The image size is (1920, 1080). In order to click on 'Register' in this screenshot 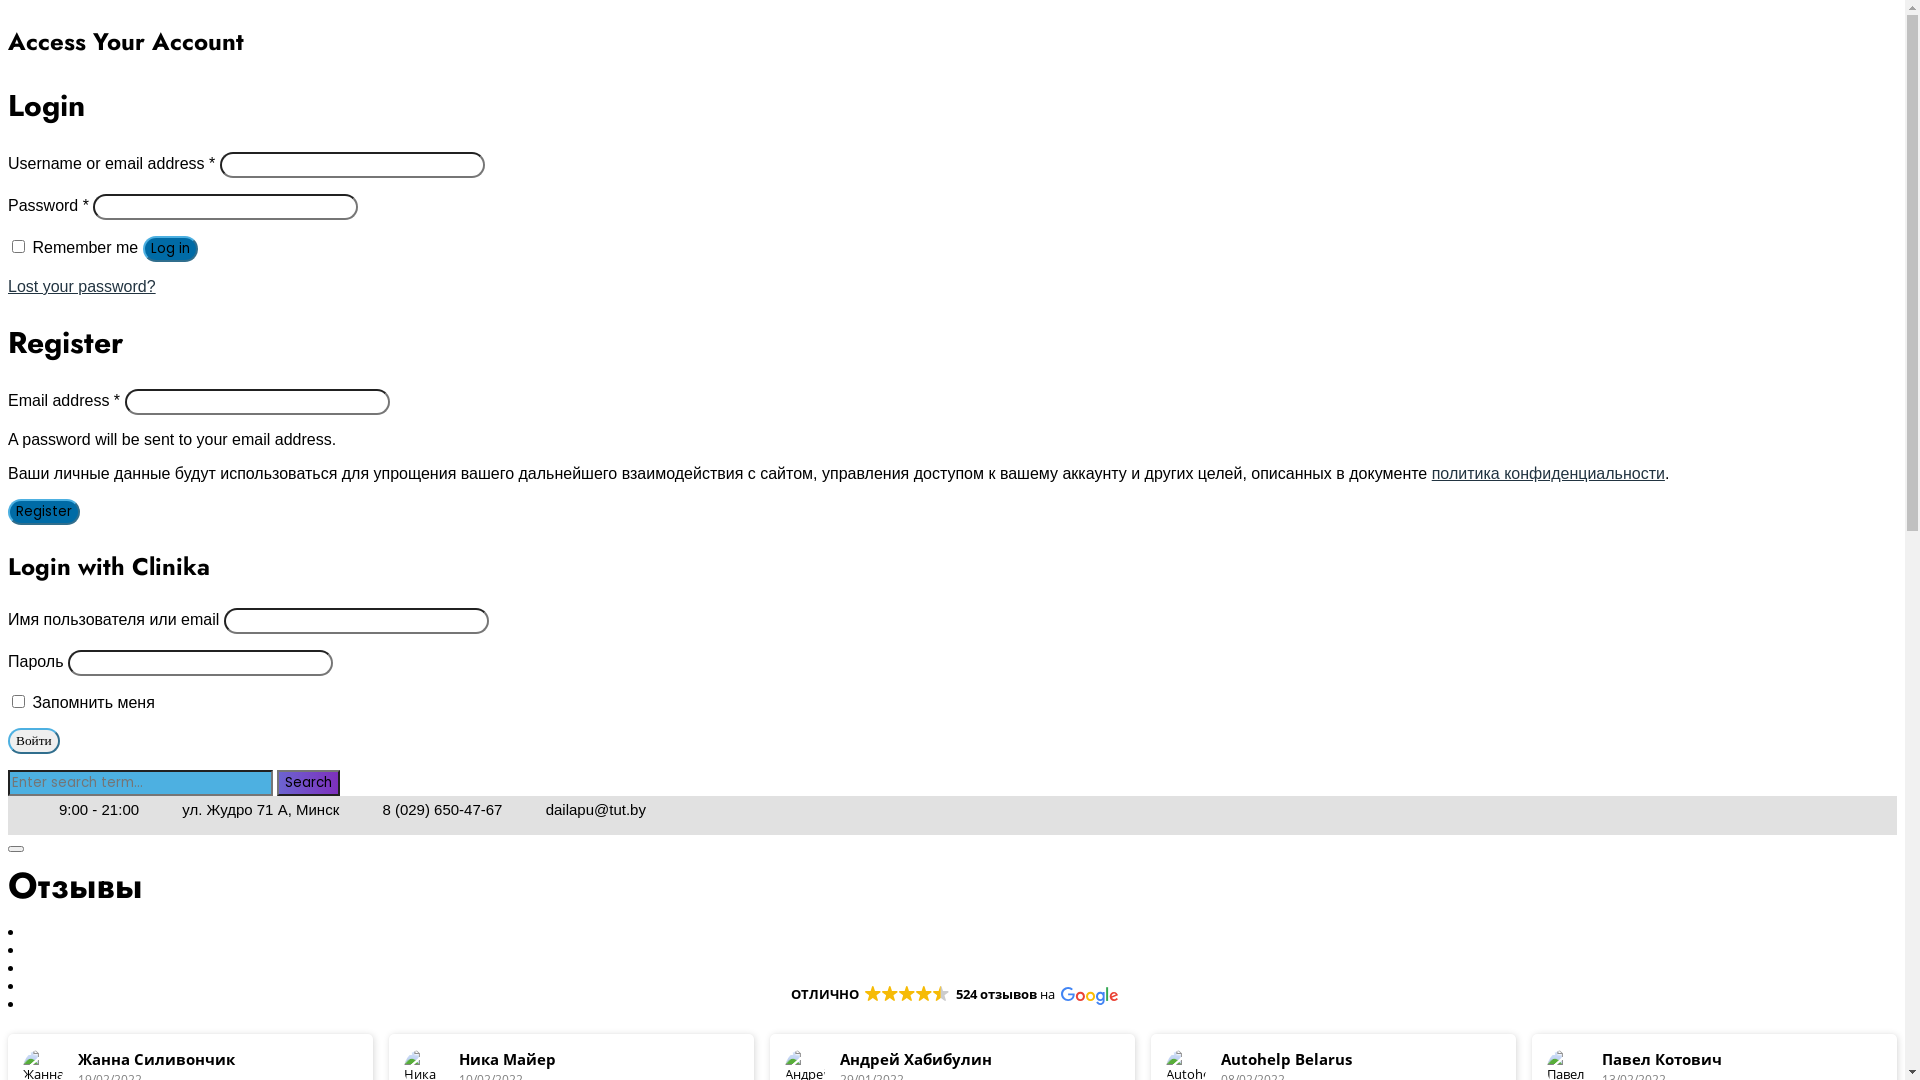, I will do `click(43, 511)`.